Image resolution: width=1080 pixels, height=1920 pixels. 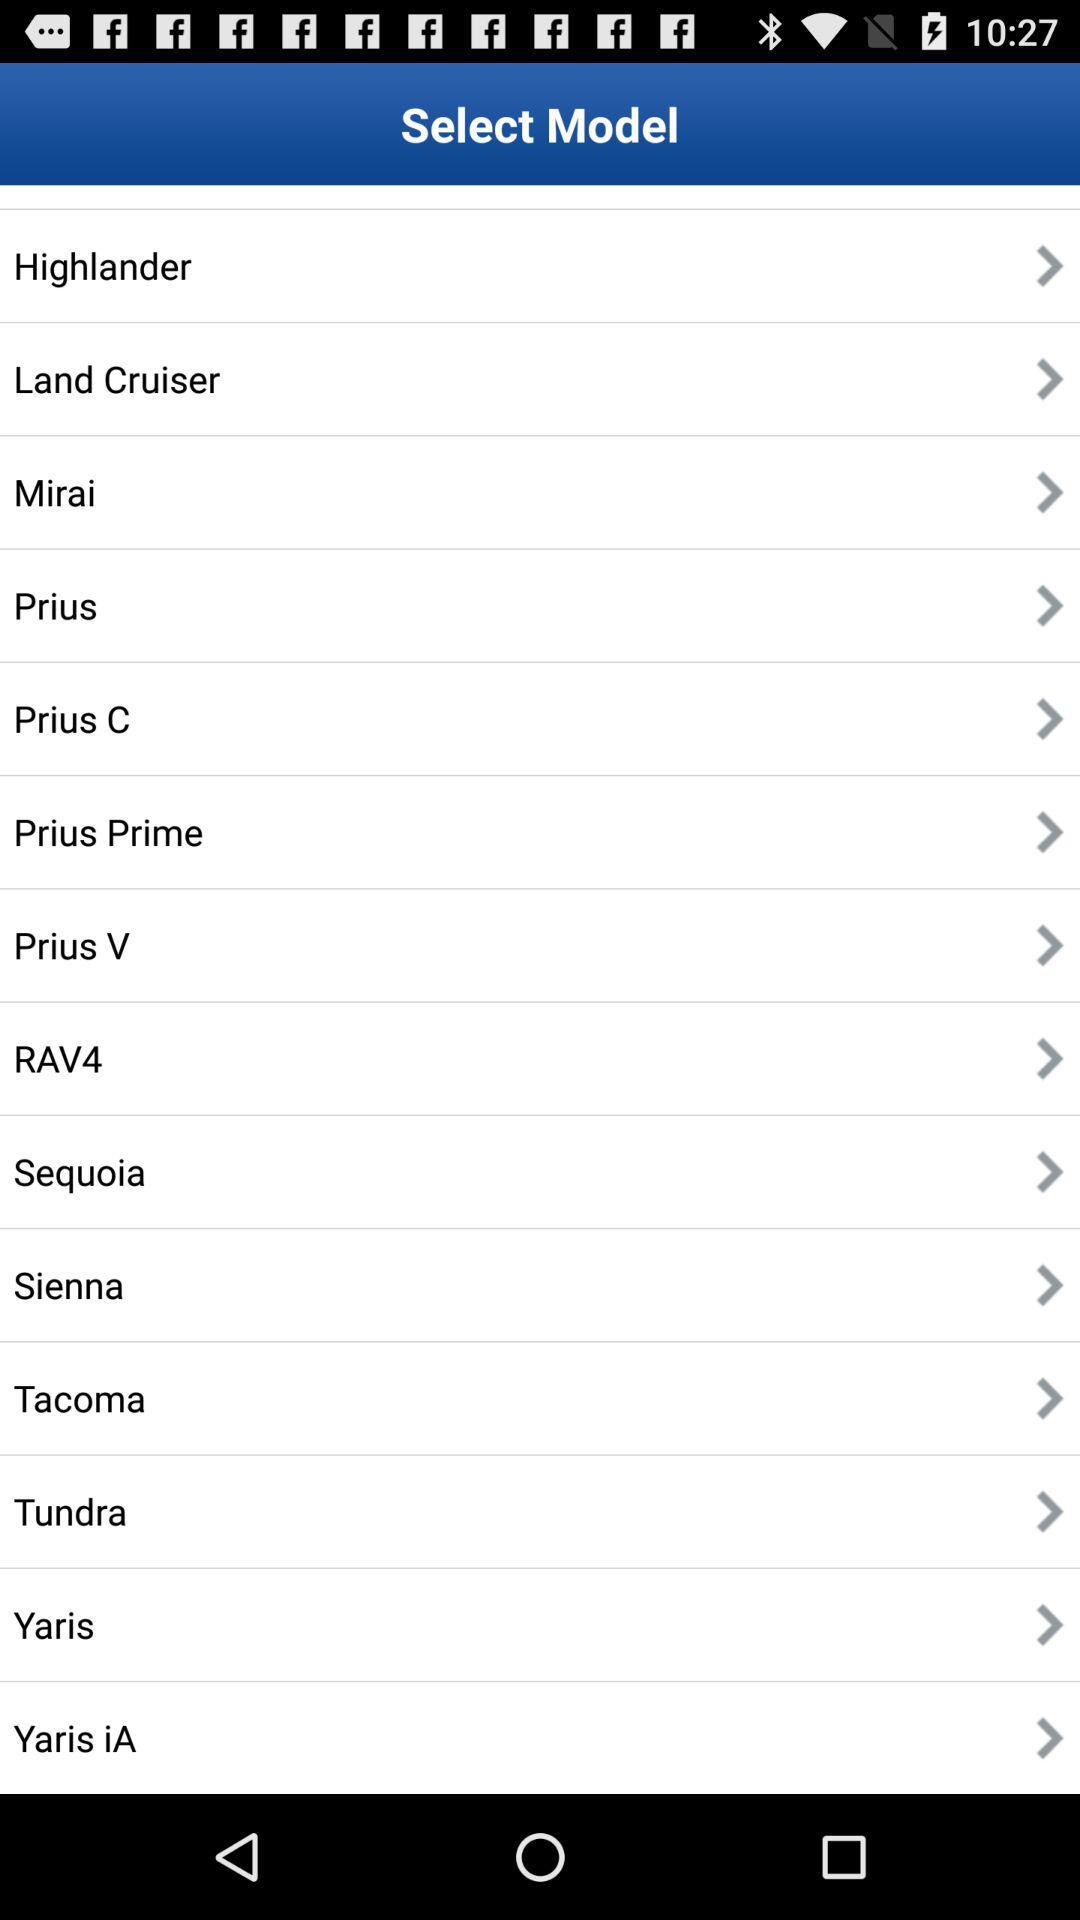 What do you see at coordinates (116, 378) in the screenshot?
I see `the app above mirai icon` at bounding box center [116, 378].